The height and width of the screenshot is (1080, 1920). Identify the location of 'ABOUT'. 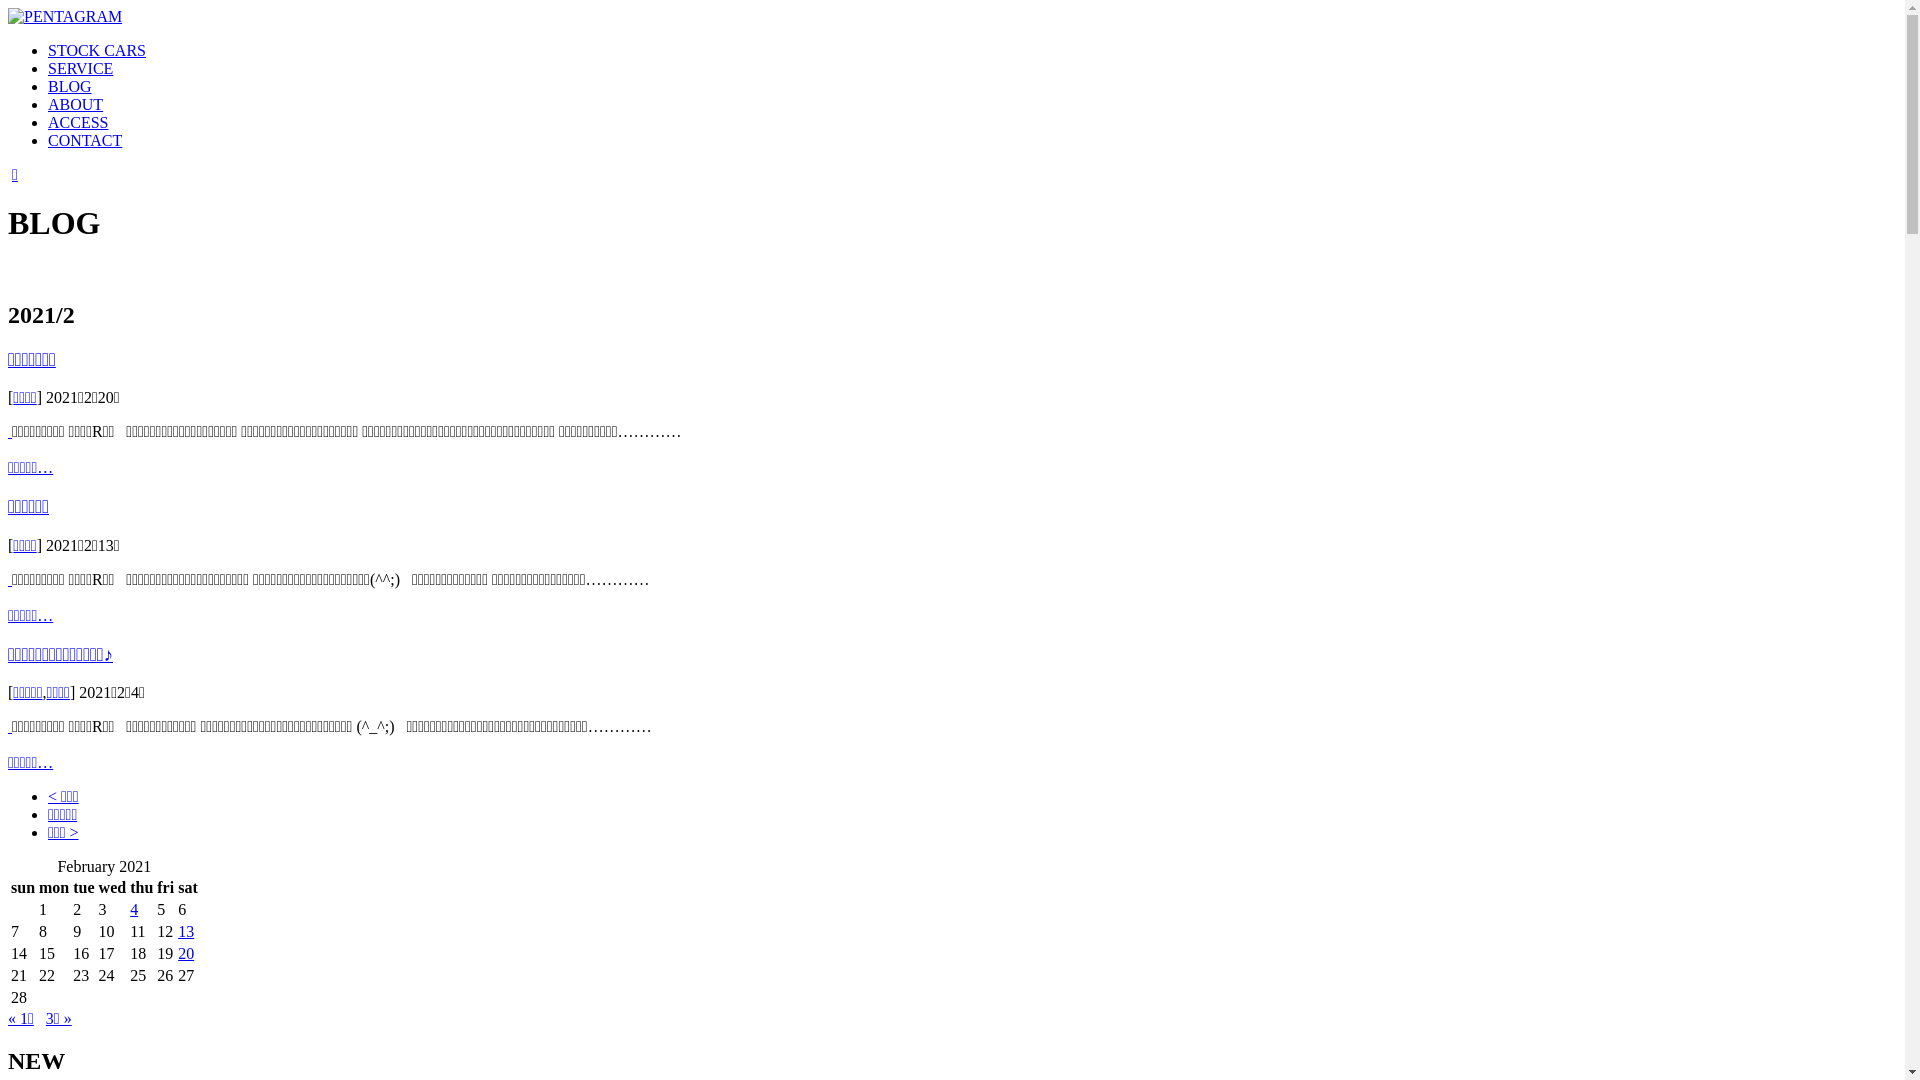
(75, 104).